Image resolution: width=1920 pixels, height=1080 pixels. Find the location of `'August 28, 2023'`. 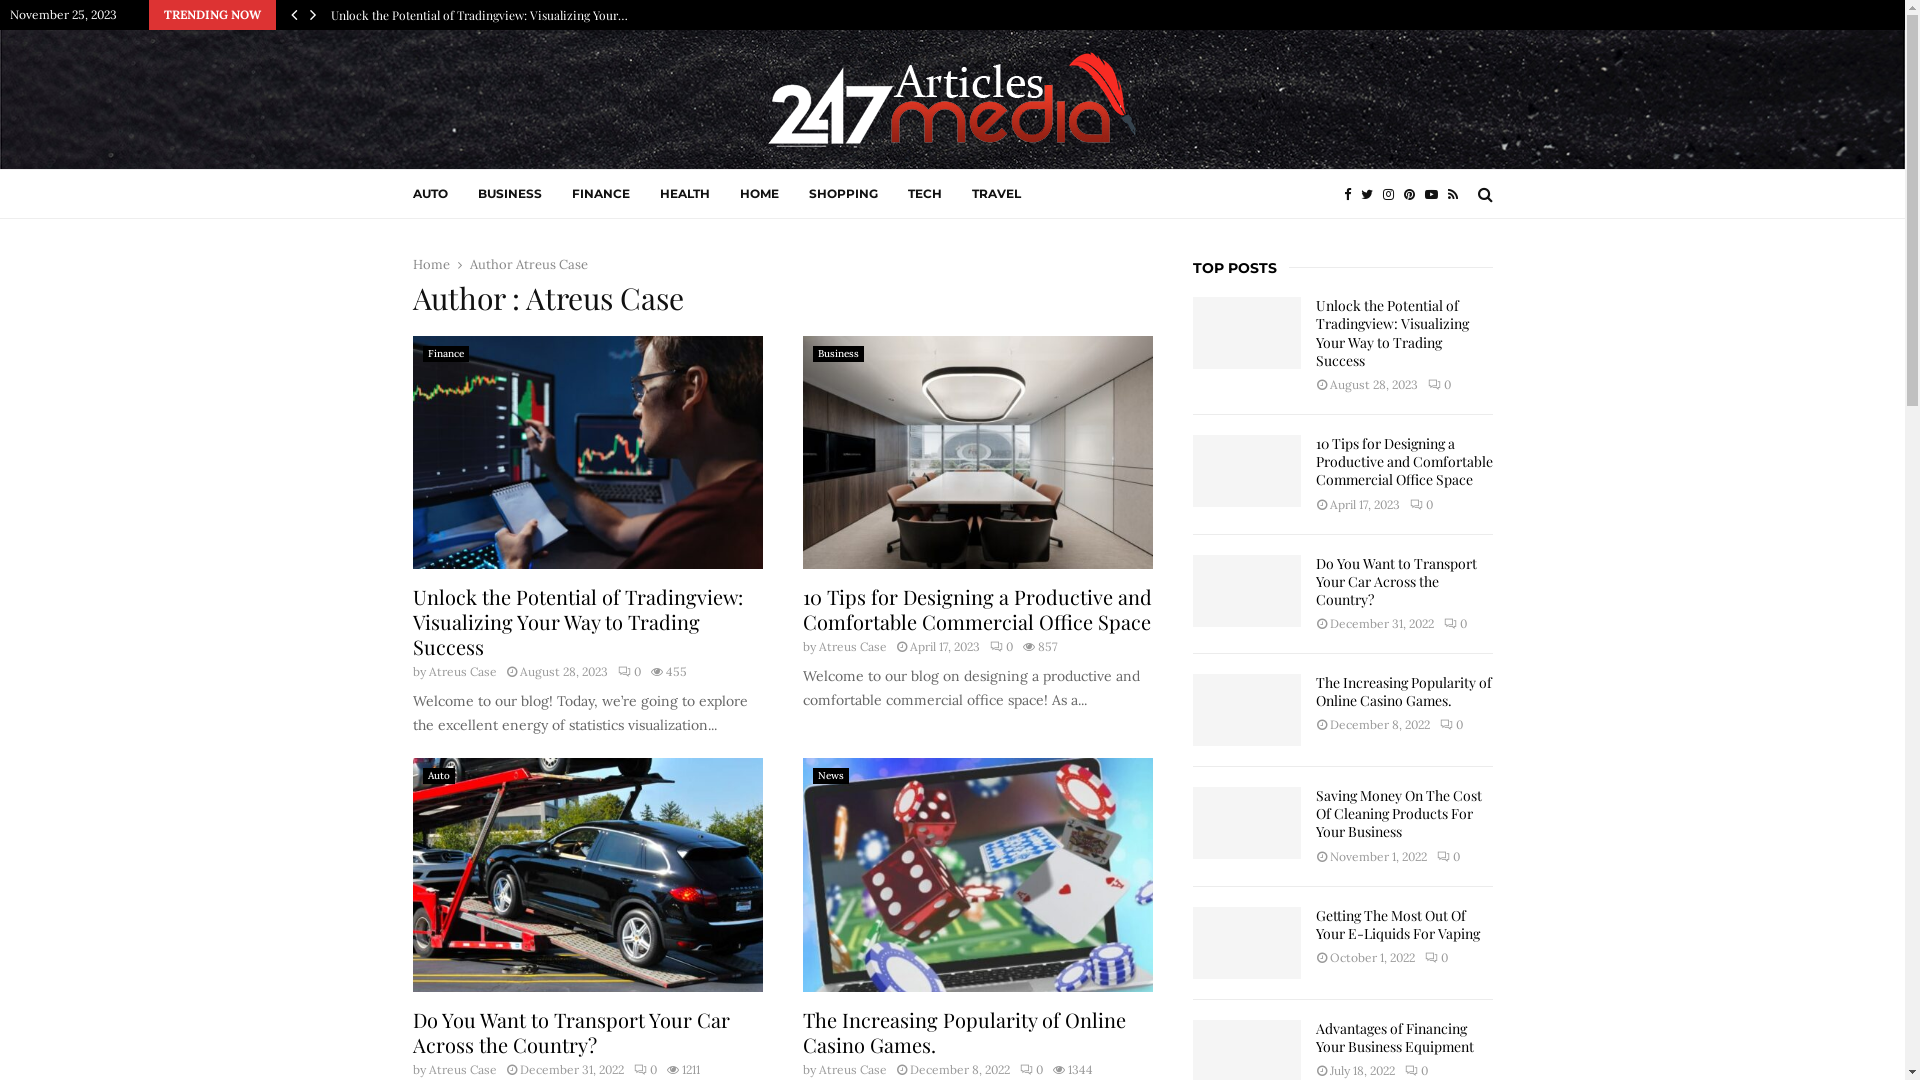

'August 28, 2023' is located at coordinates (519, 671).